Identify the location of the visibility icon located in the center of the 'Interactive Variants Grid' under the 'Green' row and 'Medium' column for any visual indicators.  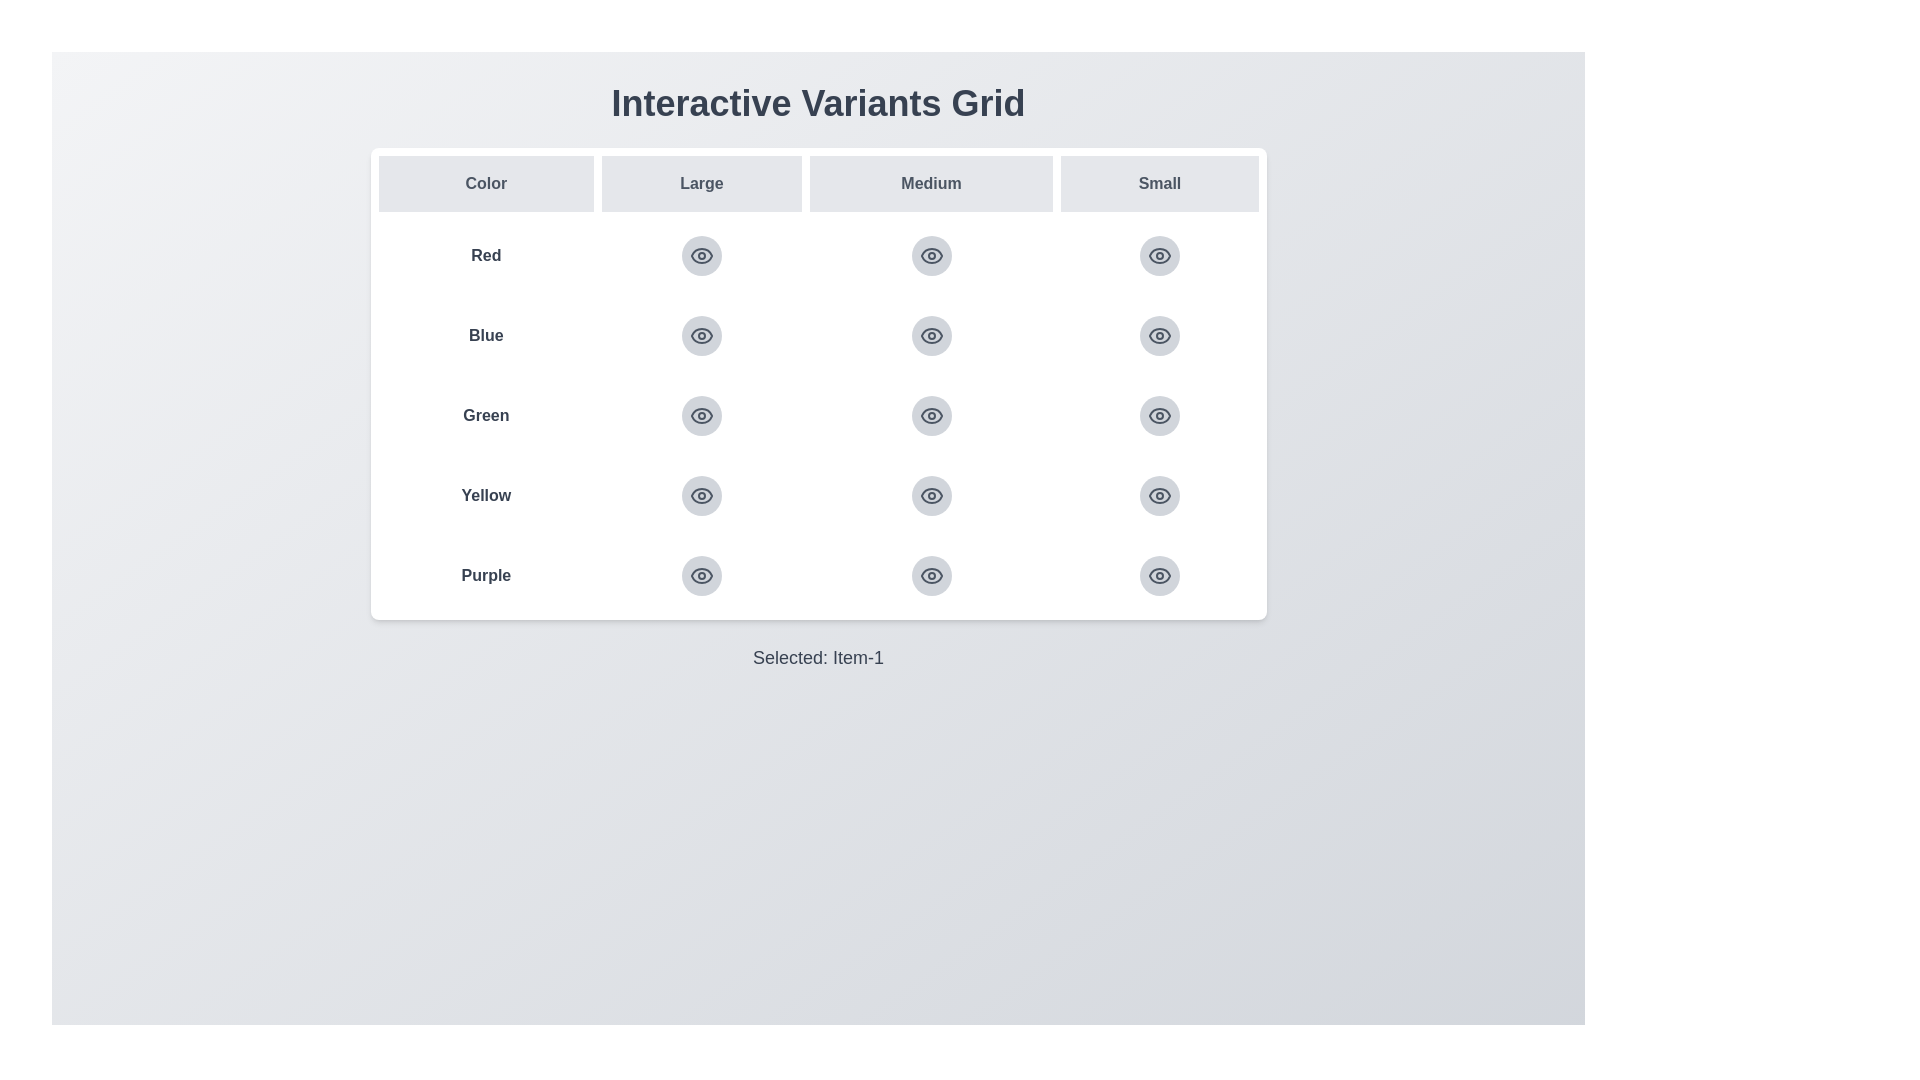
(930, 415).